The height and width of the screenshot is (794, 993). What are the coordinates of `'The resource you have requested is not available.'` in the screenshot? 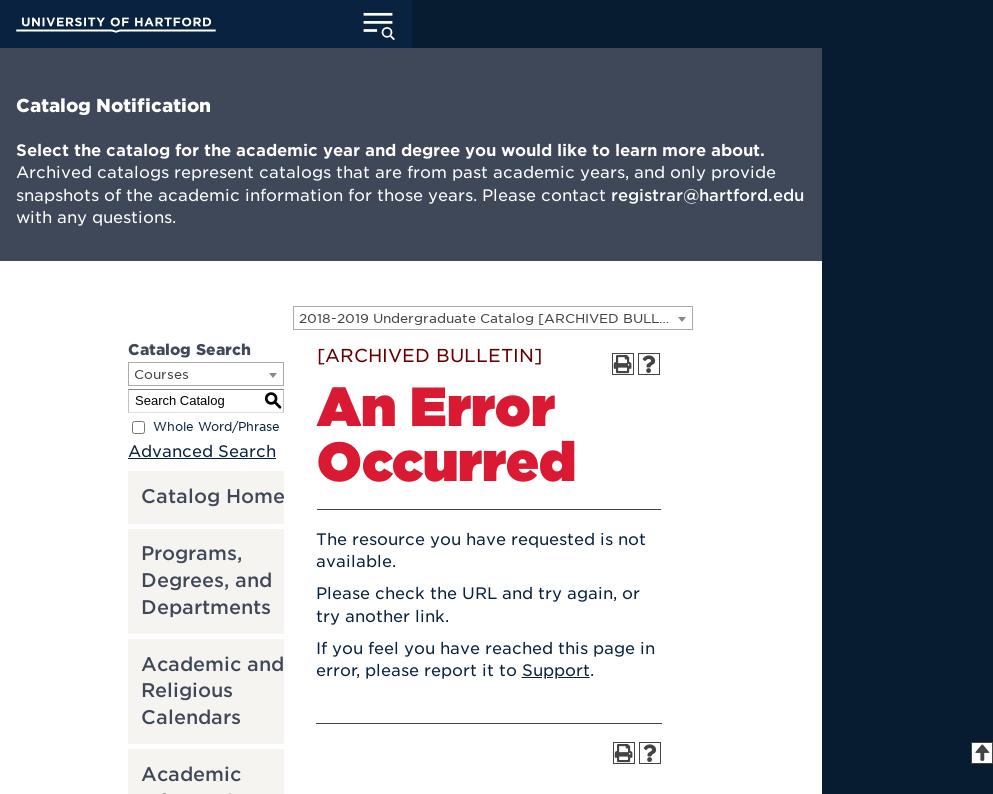 It's located at (313, 549).